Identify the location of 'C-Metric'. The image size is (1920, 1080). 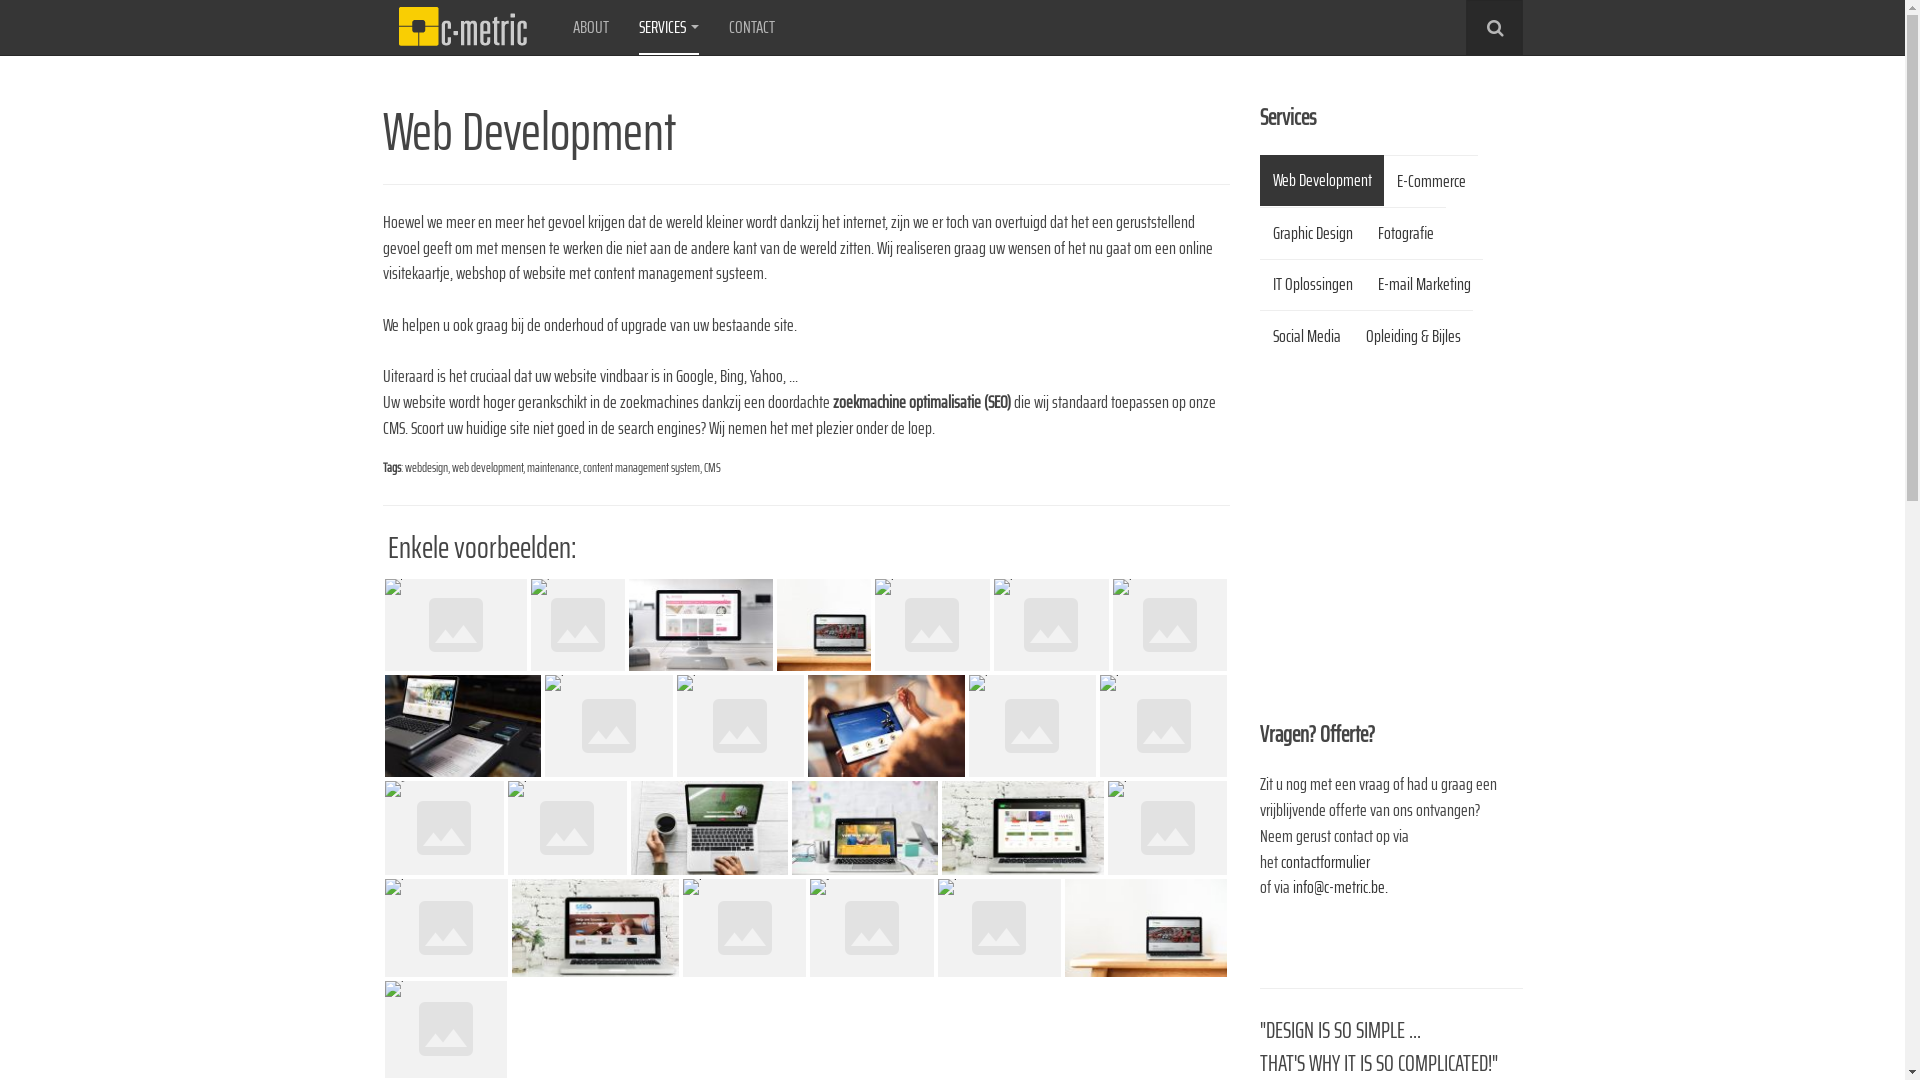
(460, 27).